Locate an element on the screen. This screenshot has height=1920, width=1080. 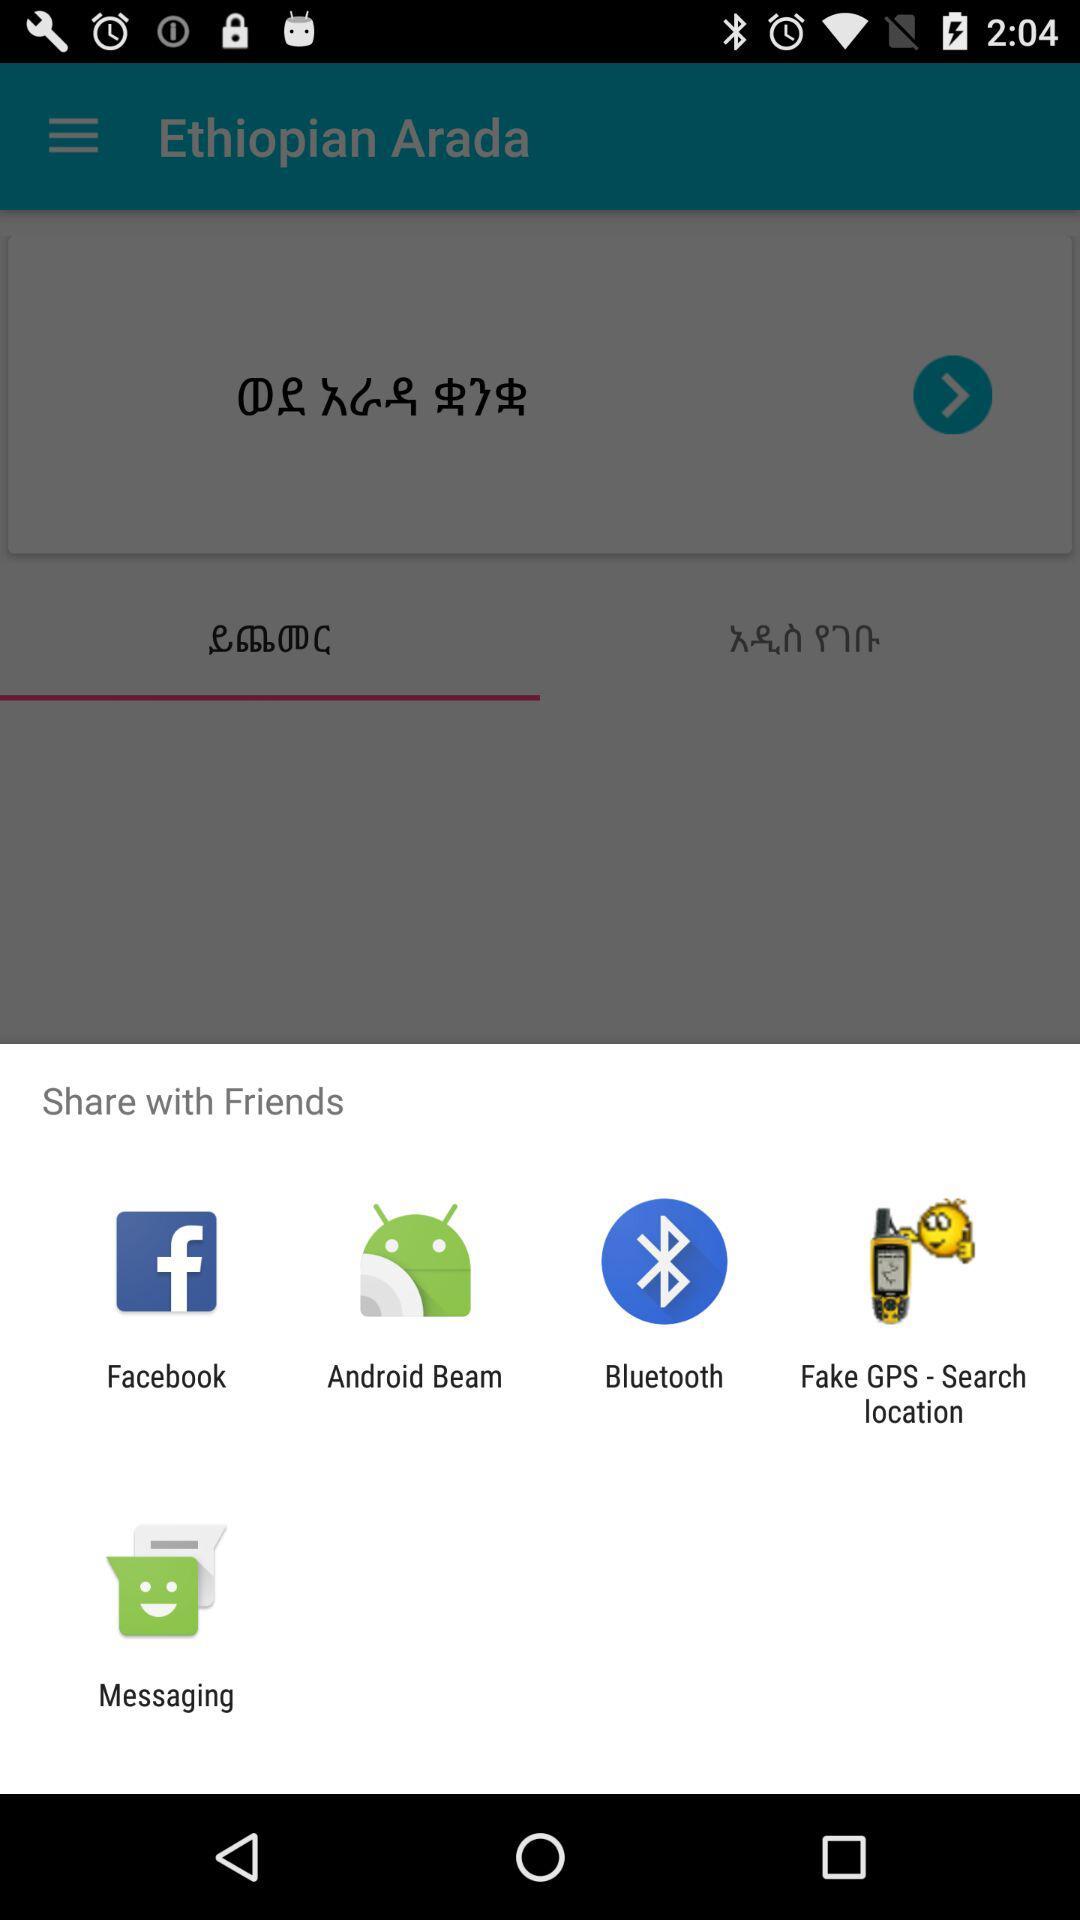
the item to the left of android beam app is located at coordinates (165, 1392).